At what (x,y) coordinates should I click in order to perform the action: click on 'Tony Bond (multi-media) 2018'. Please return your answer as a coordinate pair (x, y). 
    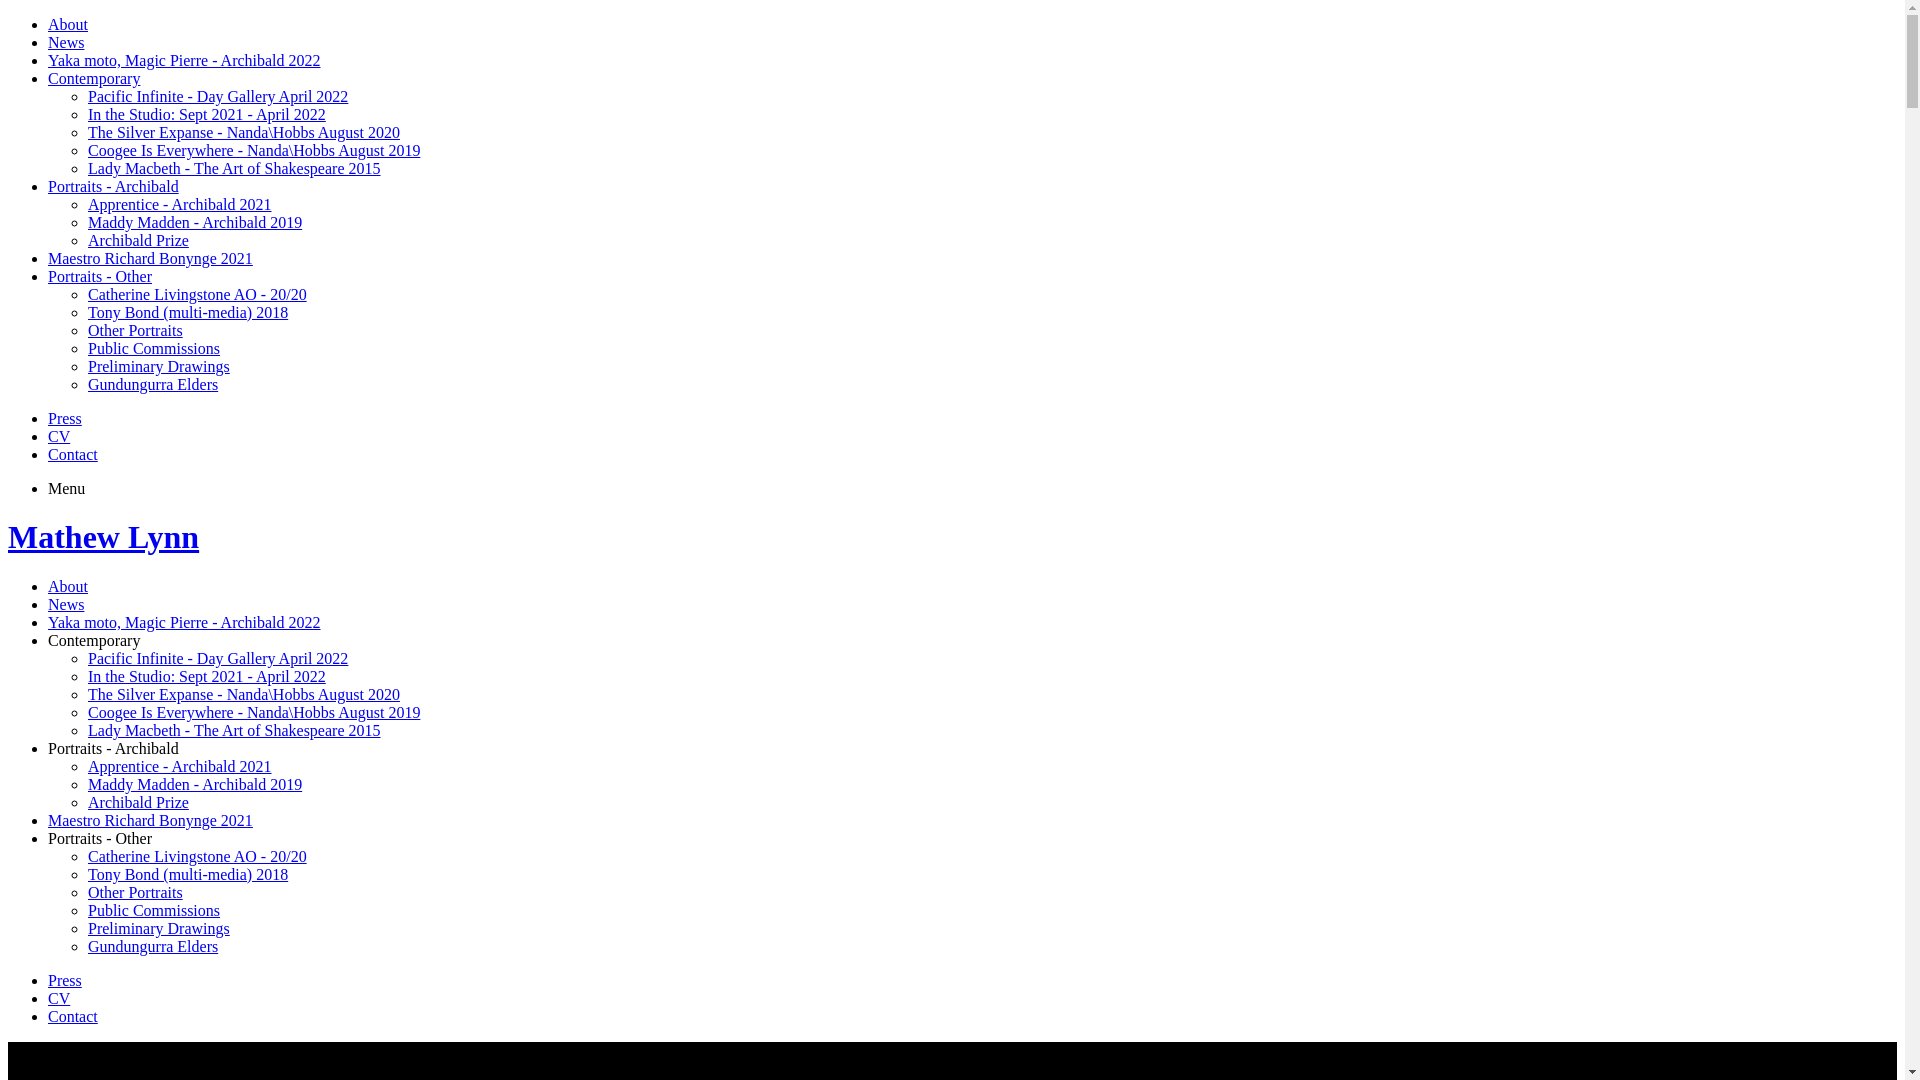
    Looking at the image, I should click on (86, 312).